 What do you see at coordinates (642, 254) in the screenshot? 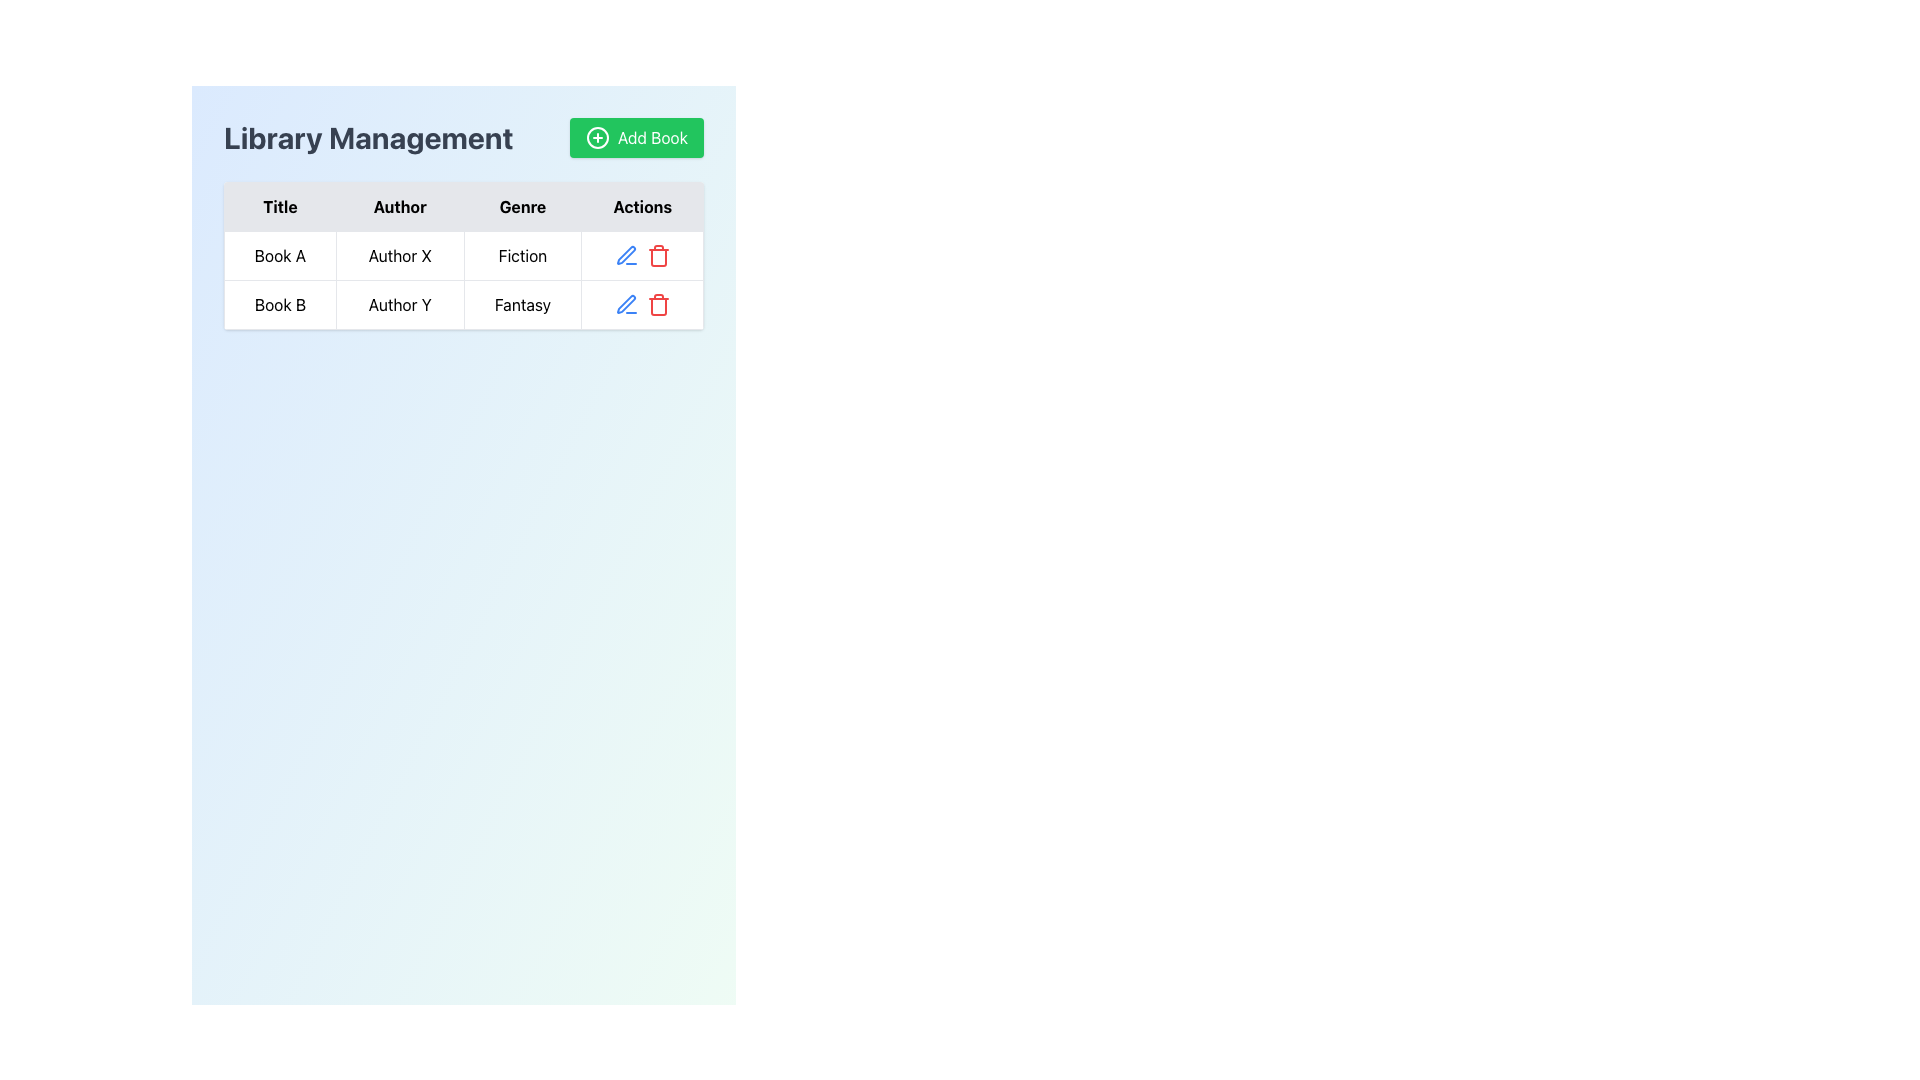
I see `the delete icon in the action area of the first row of the 'Library Management' table to confirm deletion` at bounding box center [642, 254].